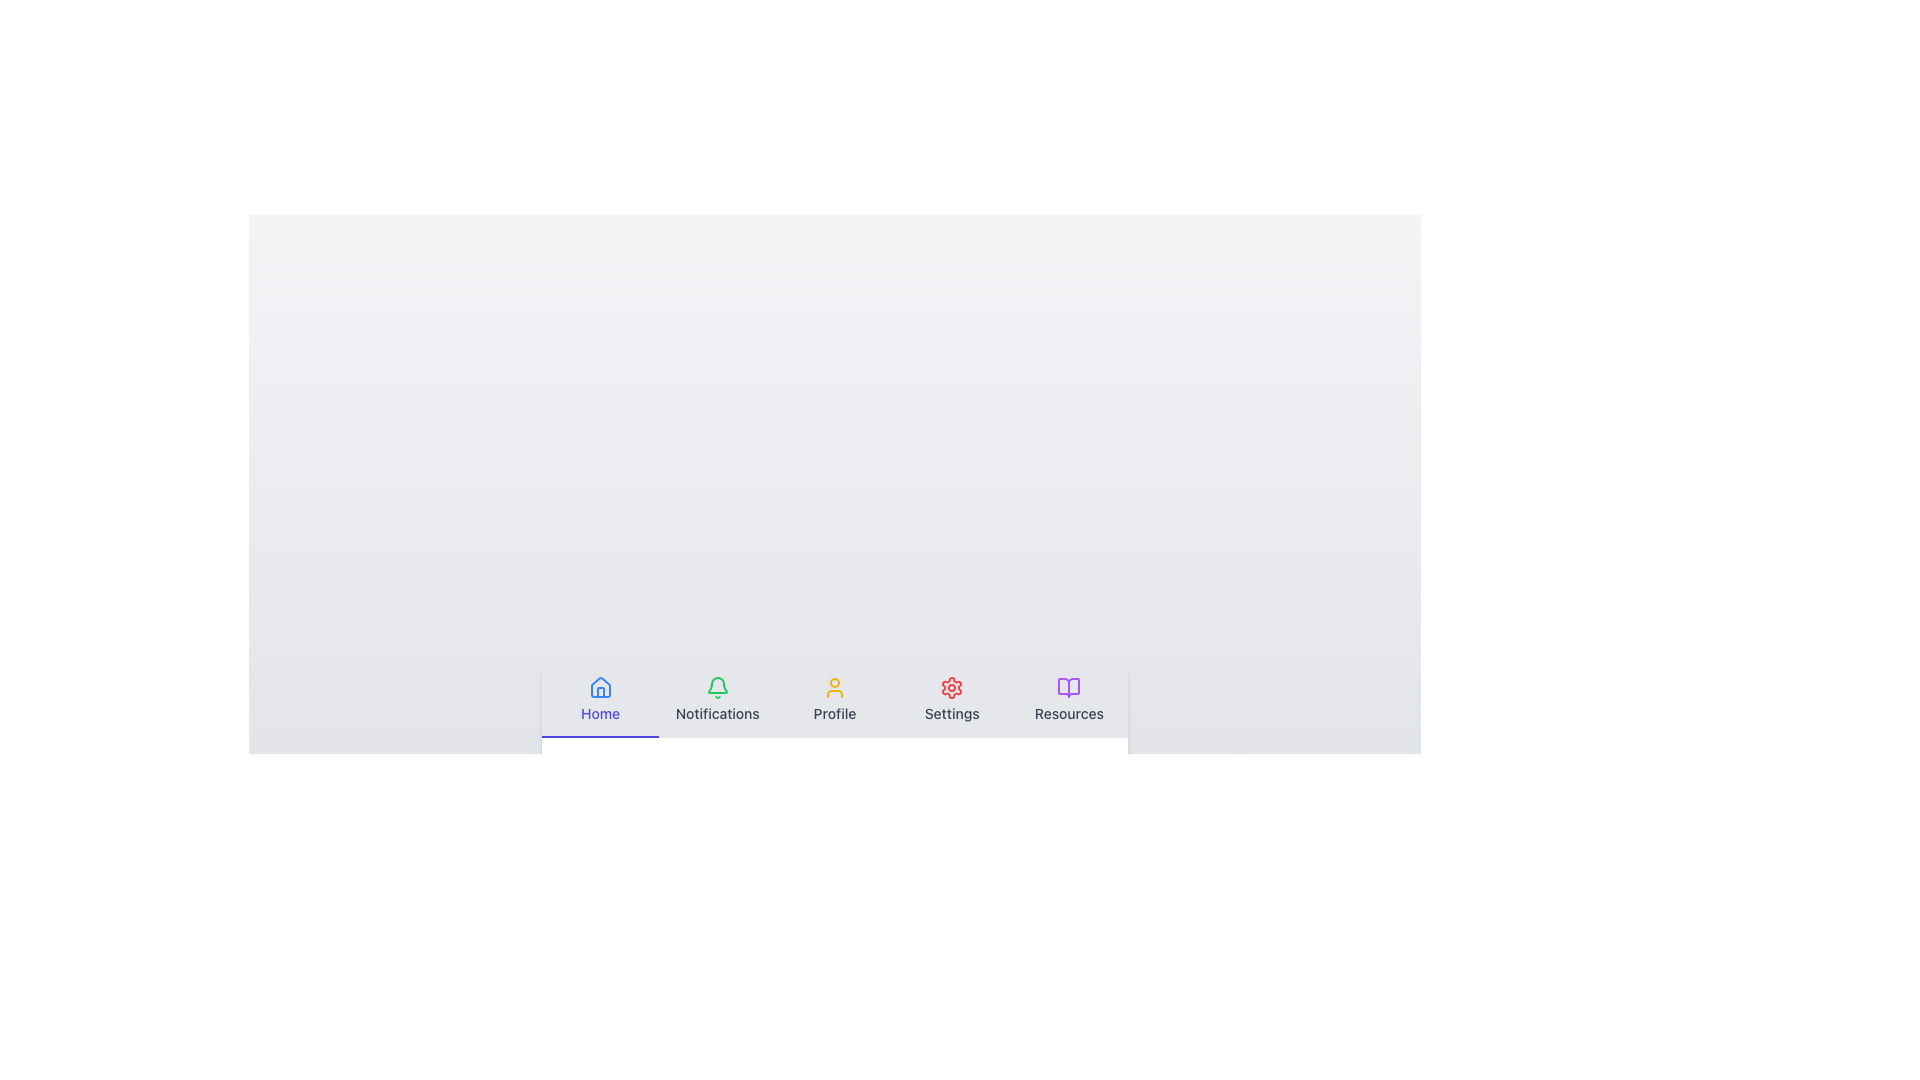  I want to click on the text label displaying 'Profile' in a muted gray shade, located in the bottom navigation bar below a yellow user figure icon, so click(835, 712).